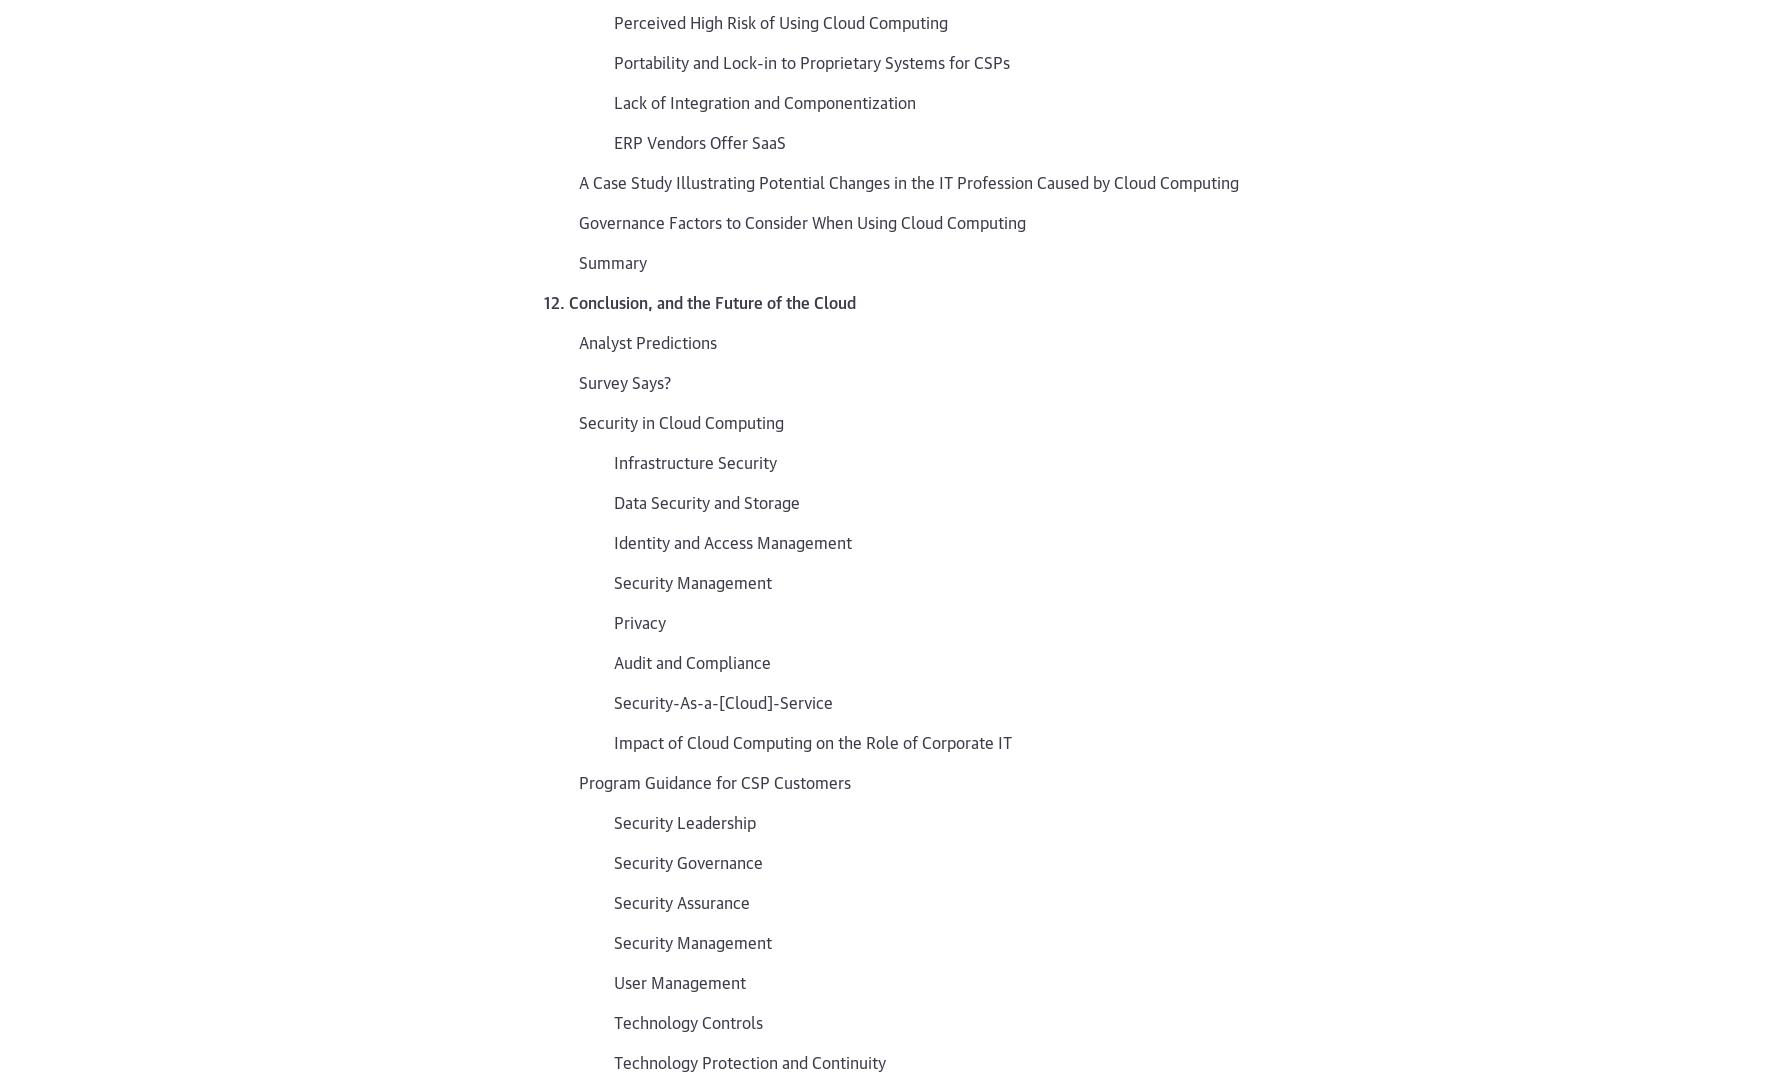 This screenshot has width=1783, height=1079. Describe the element at coordinates (692, 659) in the screenshot. I see `'Audit and Compliance'` at that location.